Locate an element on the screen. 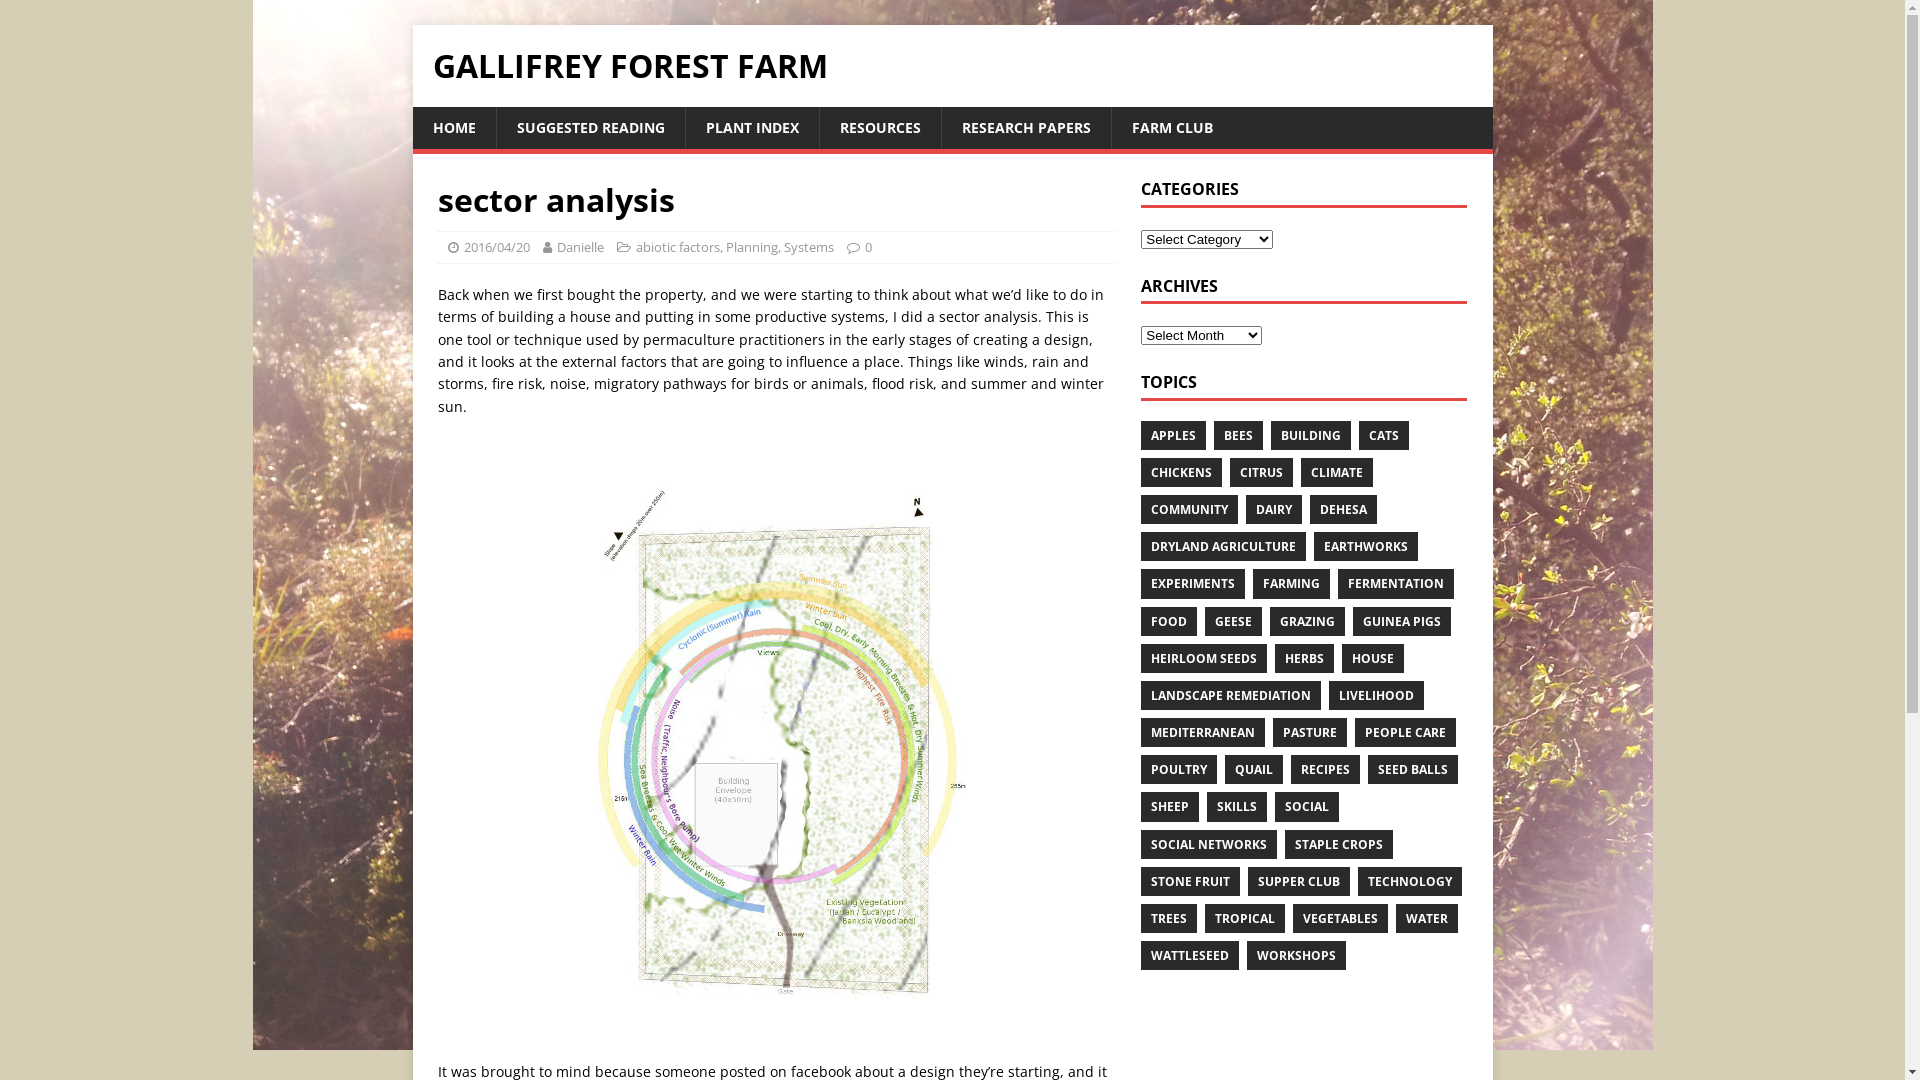 Image resolution: width=1920 pixels, height=1080 pixels. '0' is located at coordinates (867, 245).